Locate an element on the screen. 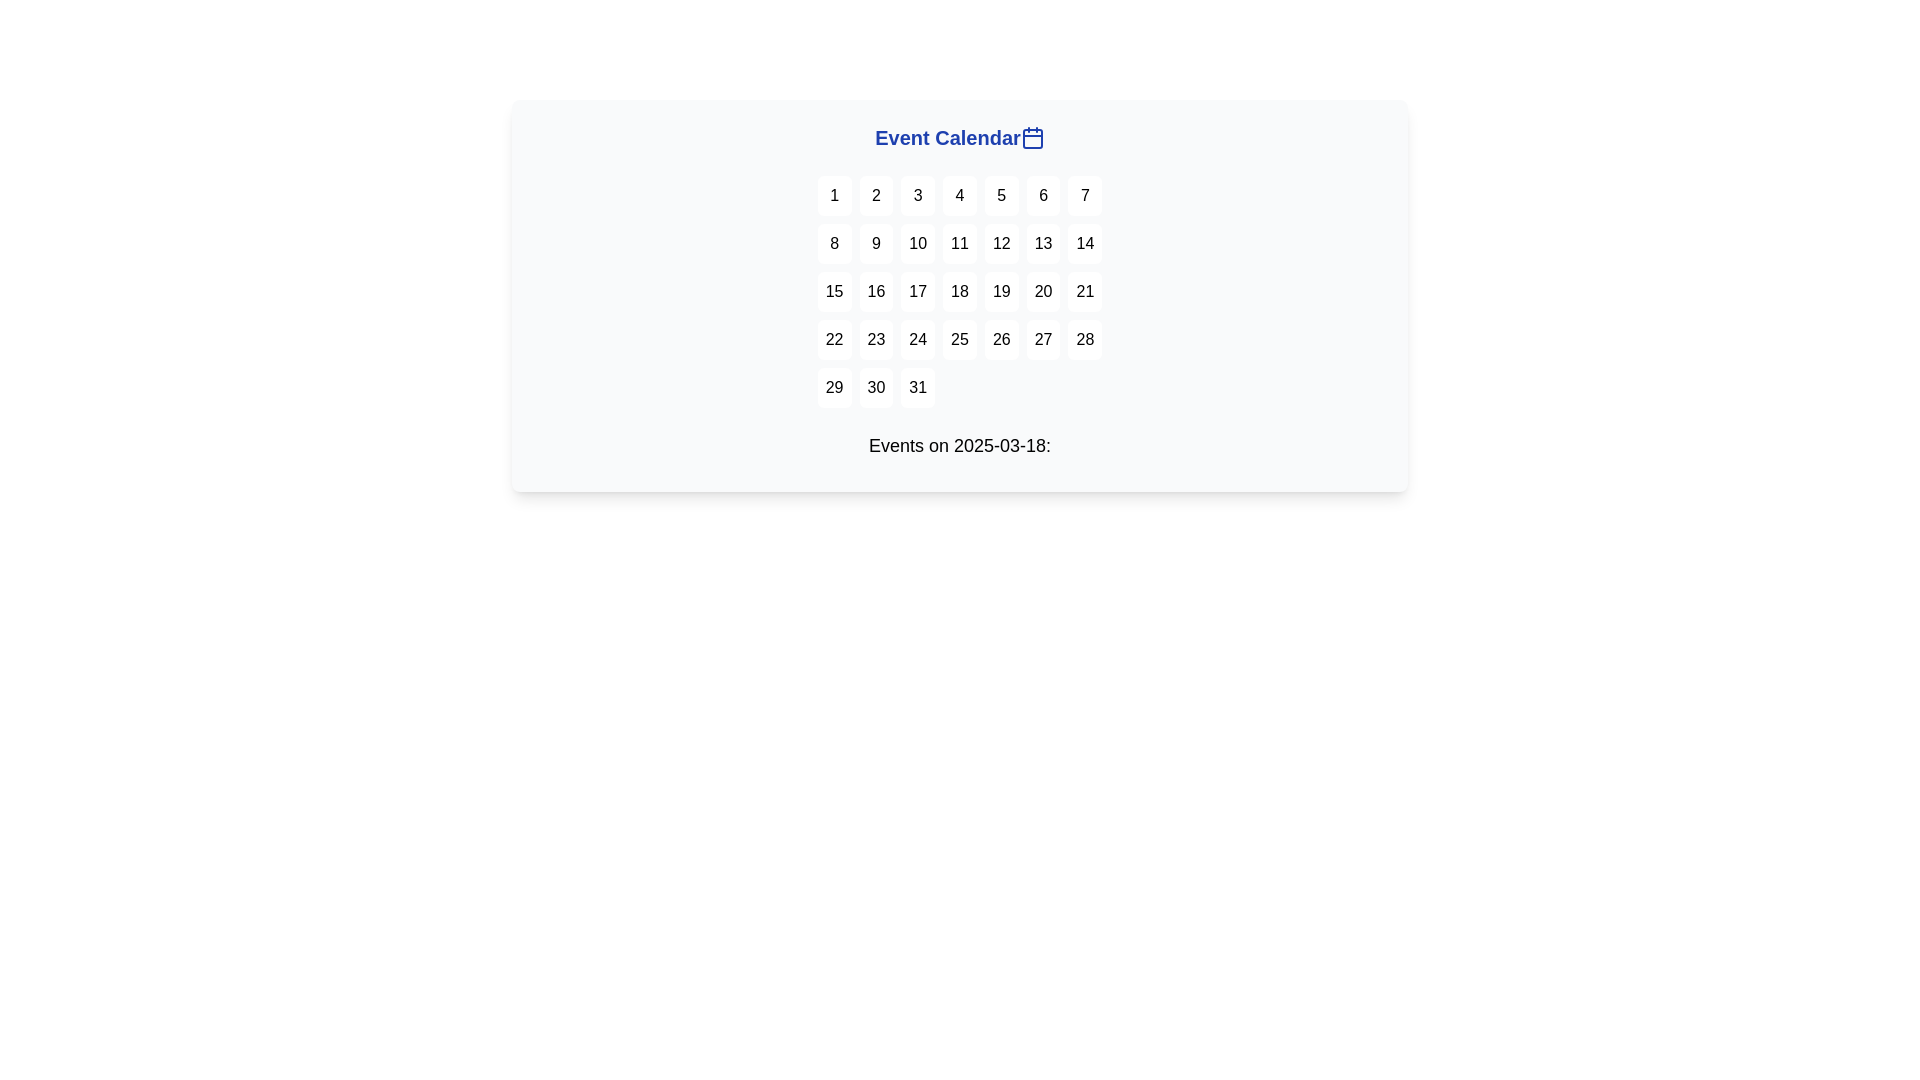 This screenshot has width=1920, height=1080. the button labeled '23' is located at coordinates (876, 338).